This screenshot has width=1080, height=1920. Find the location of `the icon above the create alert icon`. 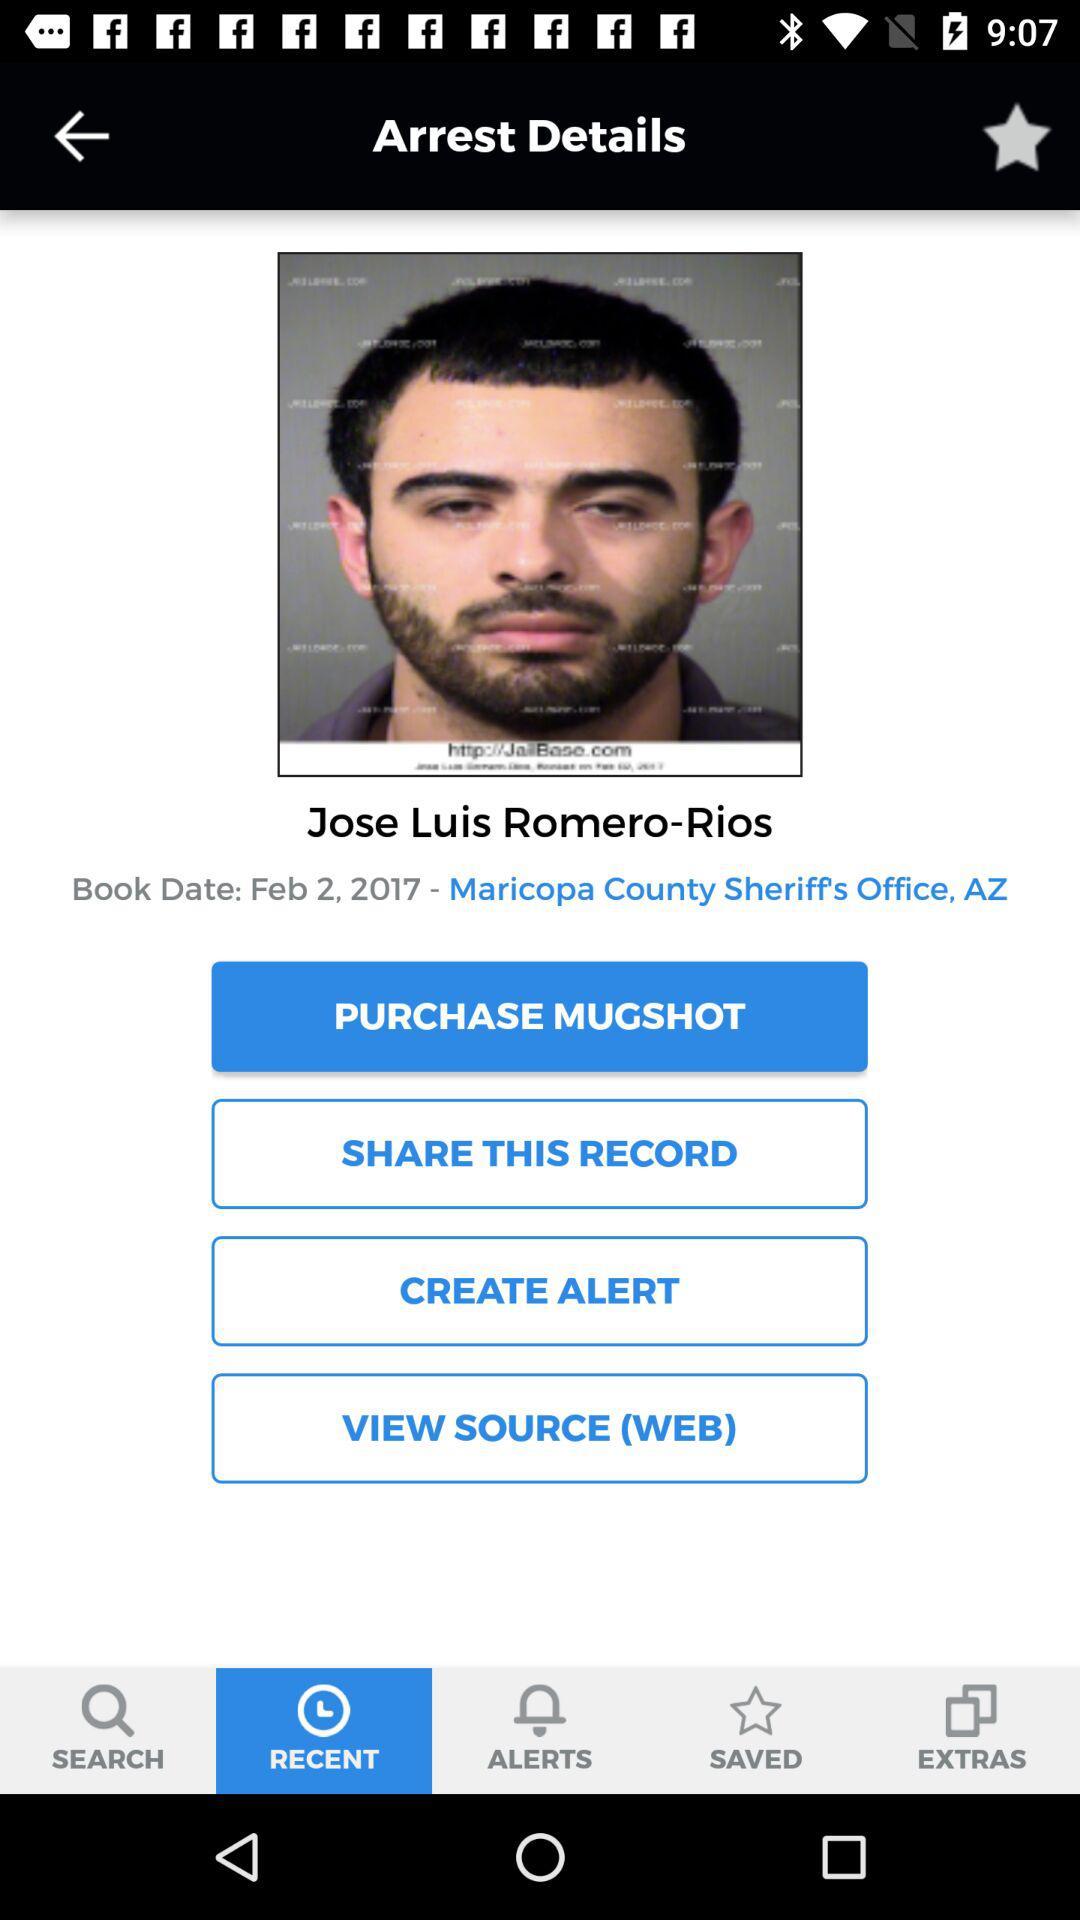

the icon above the create alert icon is located at coordinates (538, 1153).